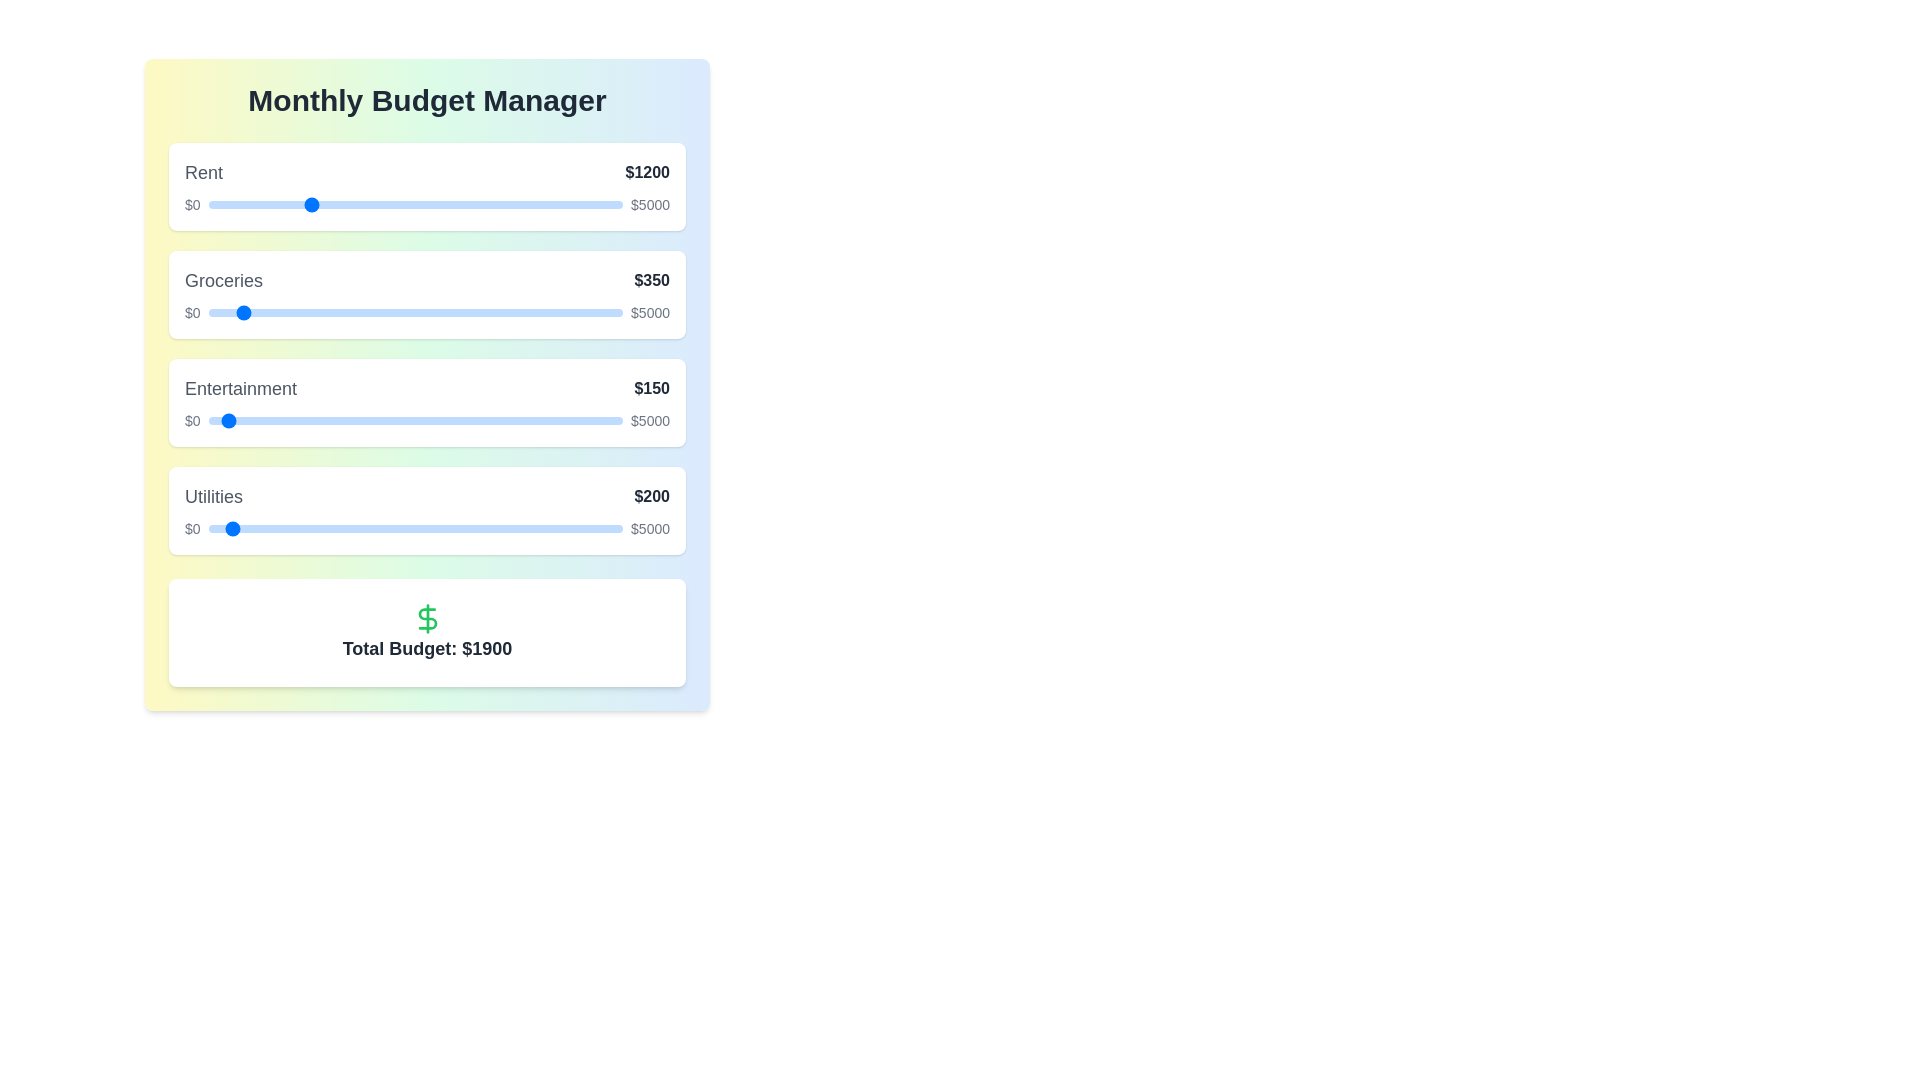 The image size is (1920, 1080). What do you see at coordinates (426, 617) in the screenshot?
I see `the dollar sign icon that signifies monetary information related to the total budget, which is located above the text 'Total Budget: $1900'` at bounding box center [426, 617].